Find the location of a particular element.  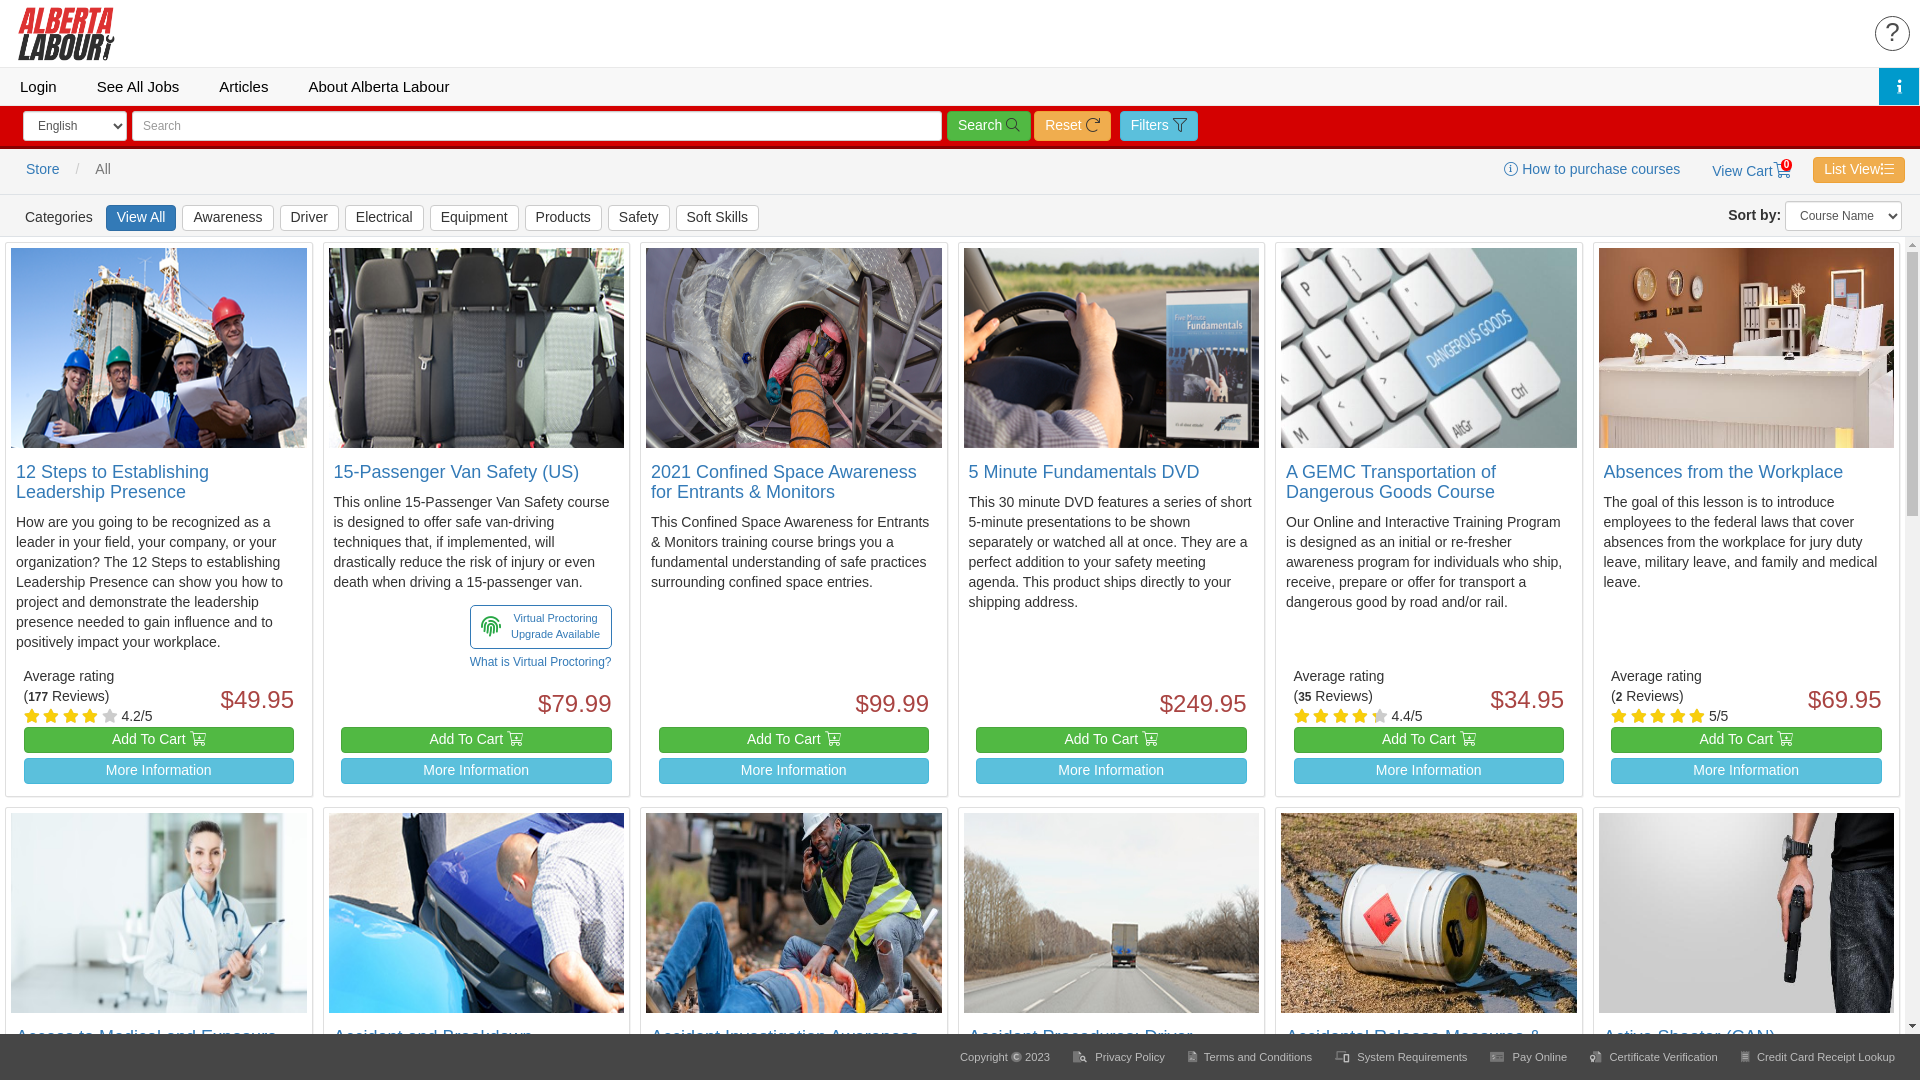

'Electrical' is located at coordinates (384, 218).